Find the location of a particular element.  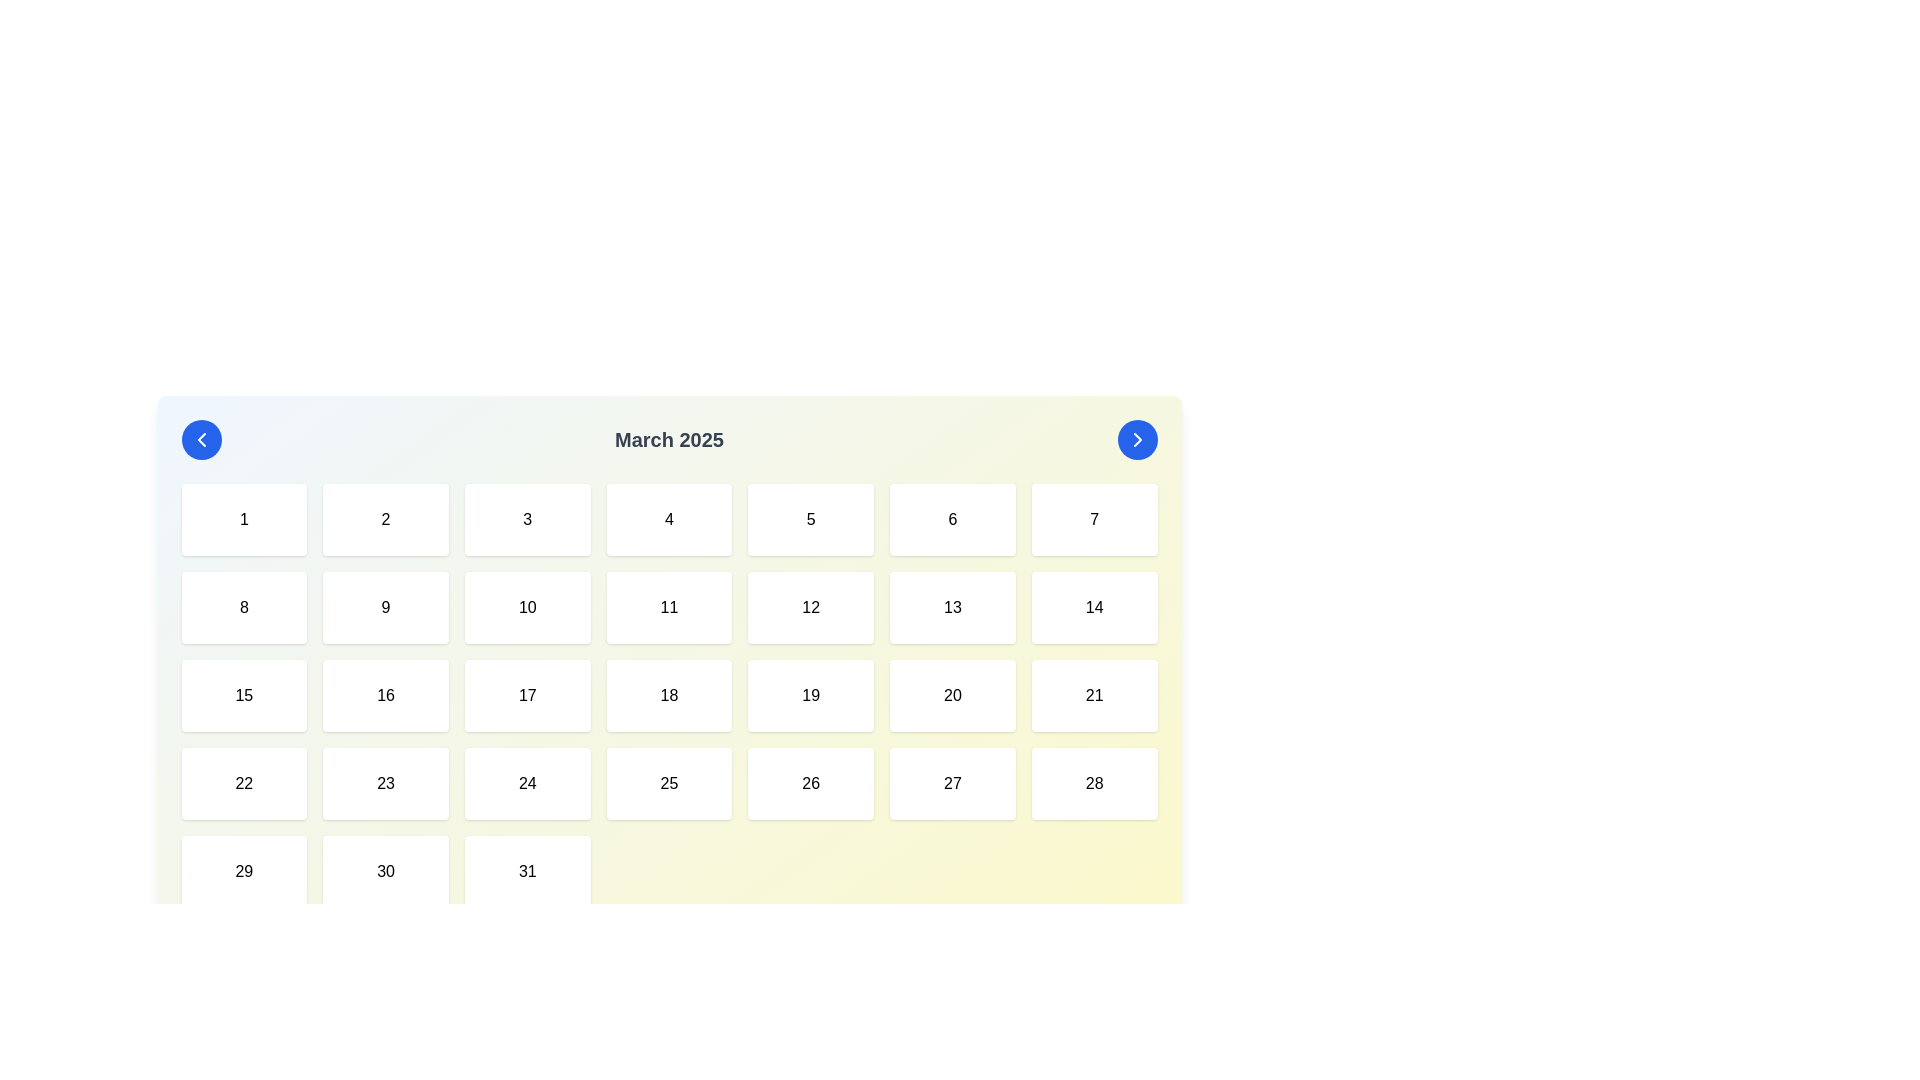

the clickable button that represents the date '5th' in the calendar view is located at coordinates (811, 519).